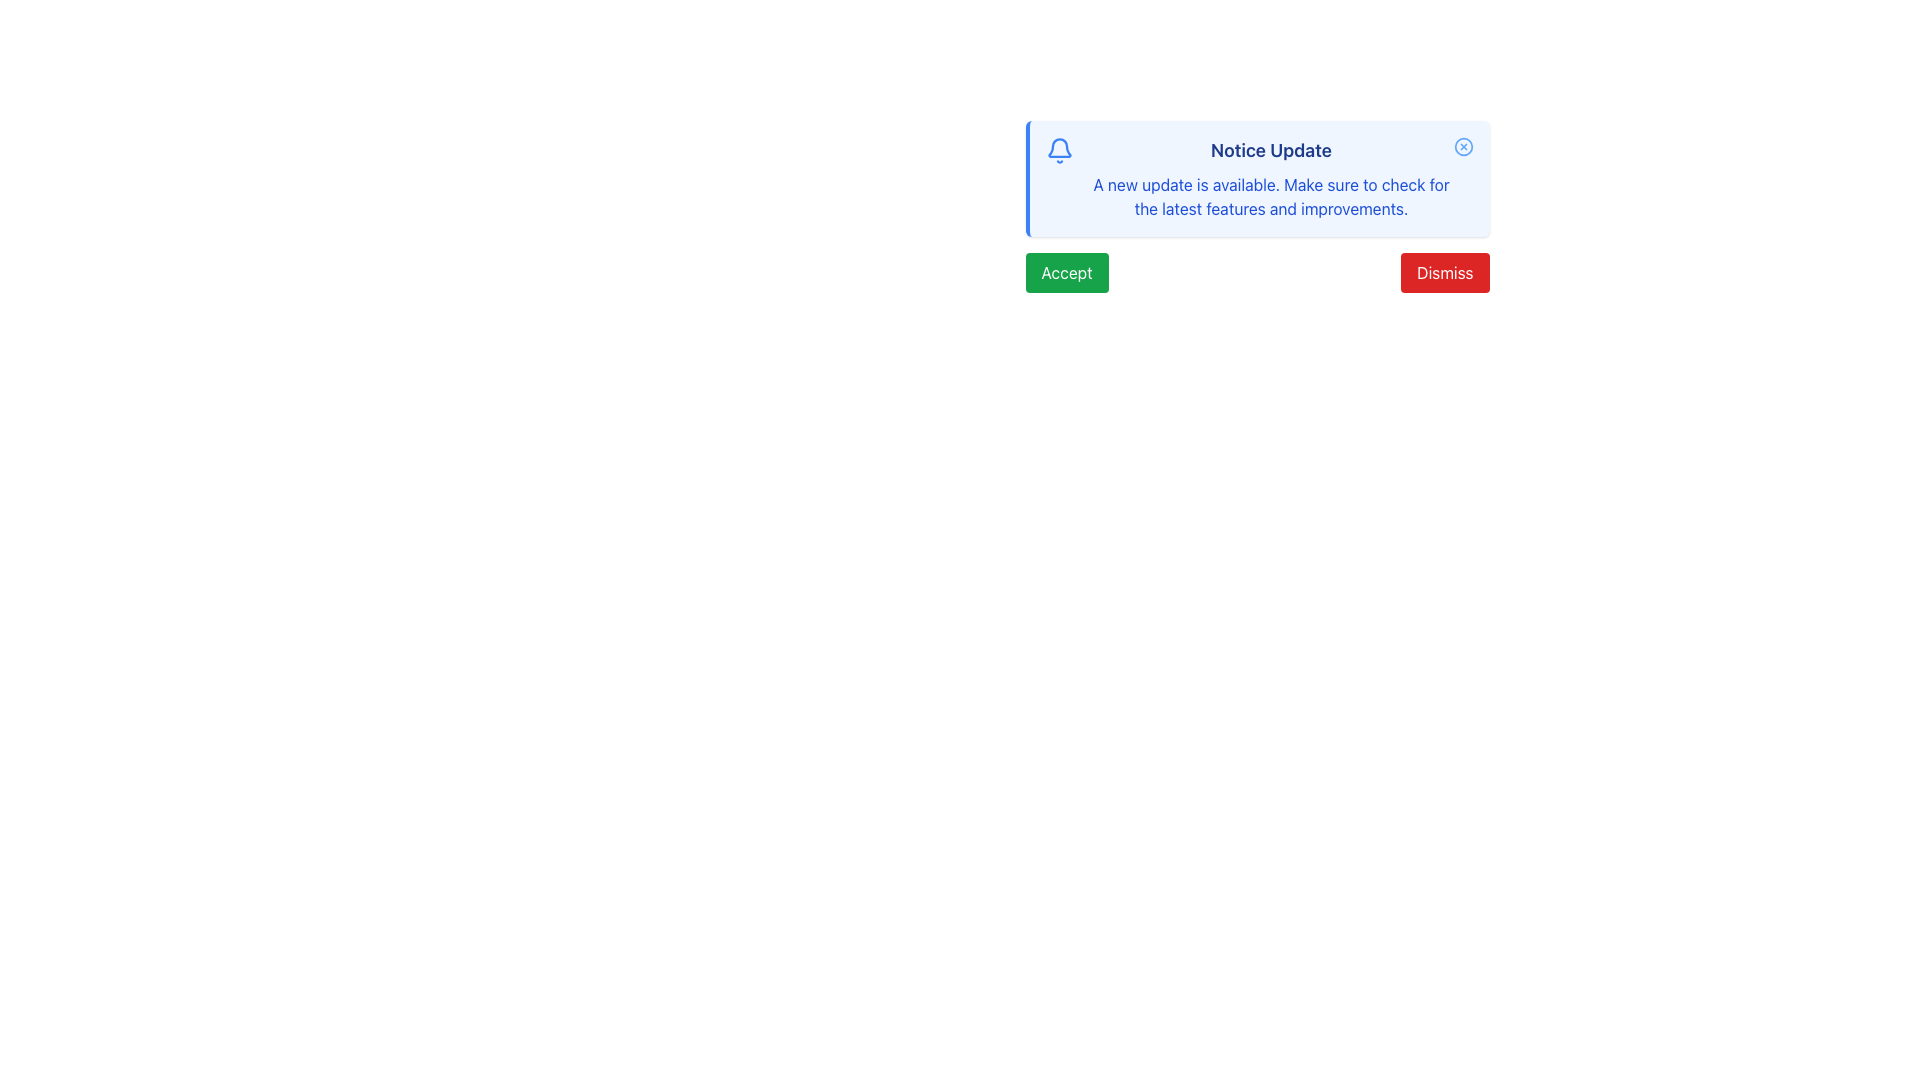 Image resolution: width=1920 pixels, height=1080 pixels. Describe the element at coordinates (1270, 196) in the screenshot. I see `informational text content about the new update located directly beneath the 'Notice Update' text in the notification box` at that location.